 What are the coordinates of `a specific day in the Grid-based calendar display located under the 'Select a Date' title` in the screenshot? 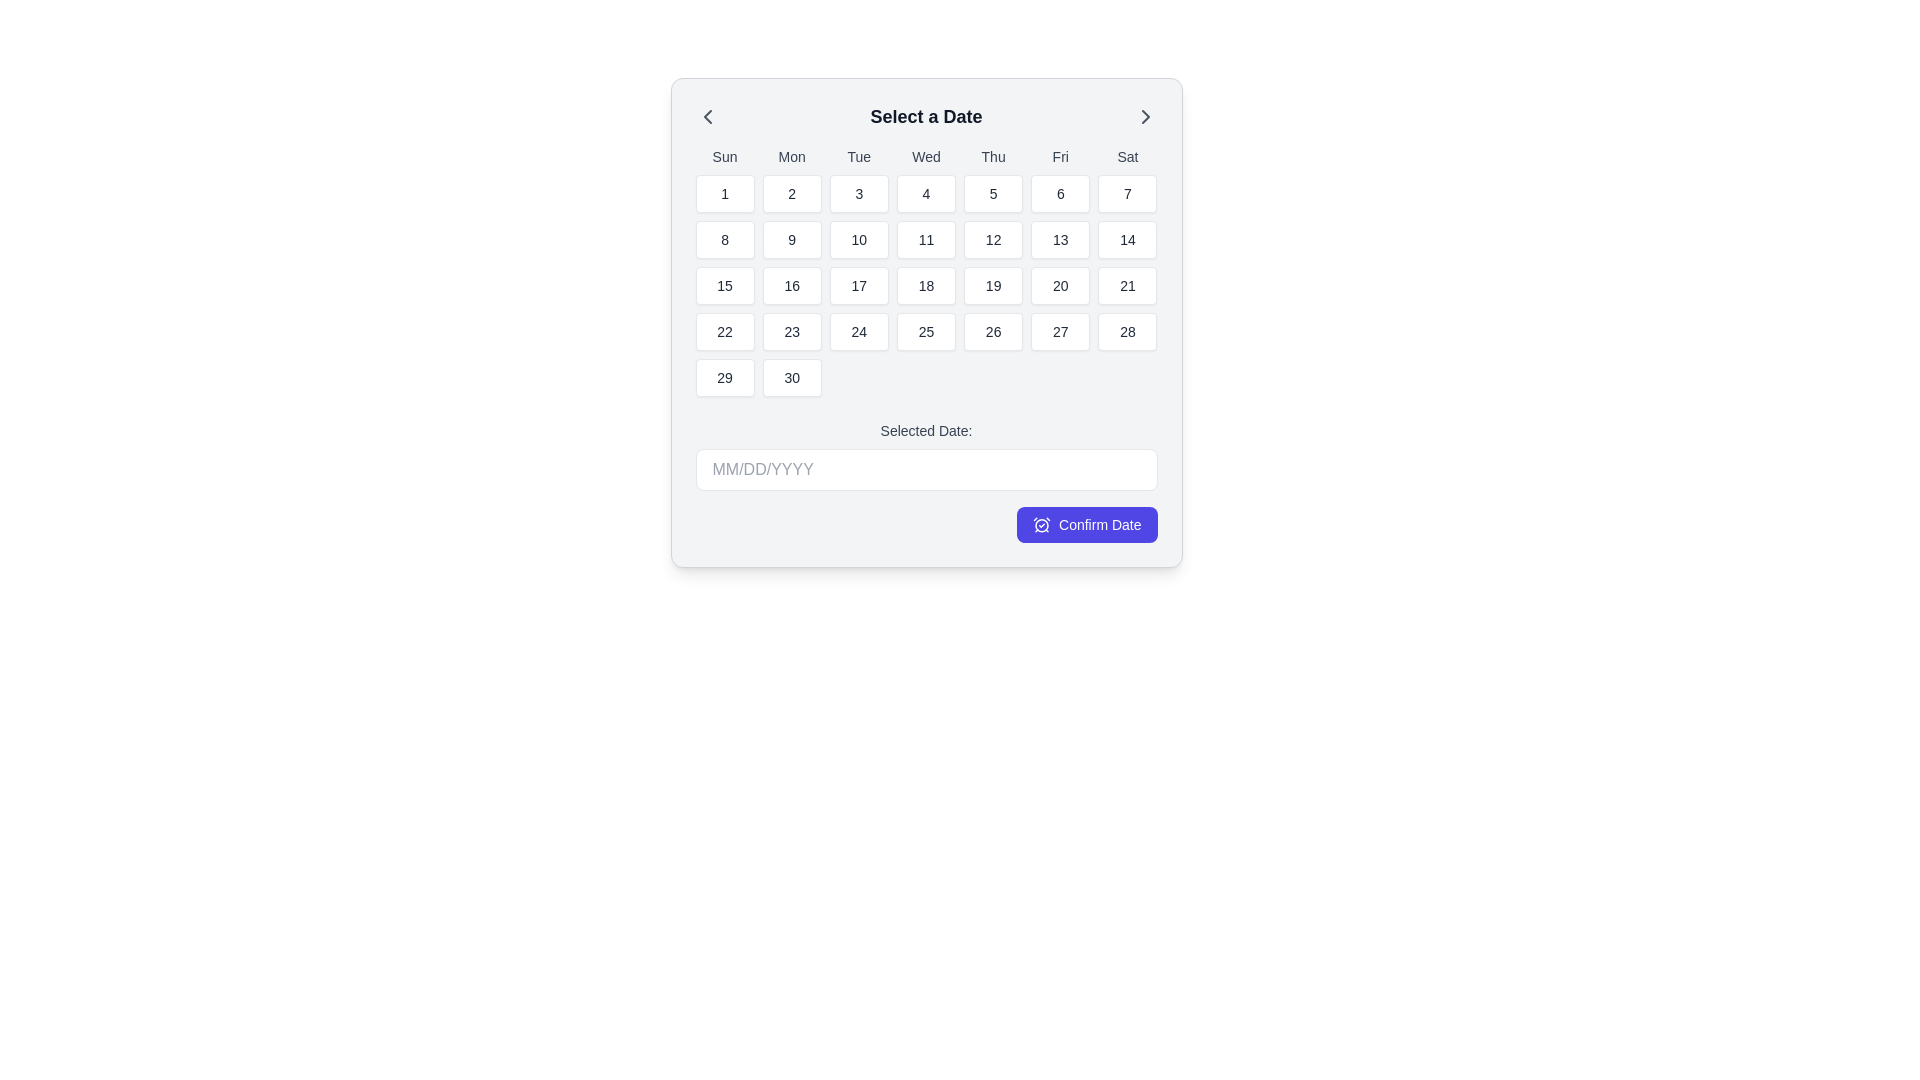 It's located at (925, 272).